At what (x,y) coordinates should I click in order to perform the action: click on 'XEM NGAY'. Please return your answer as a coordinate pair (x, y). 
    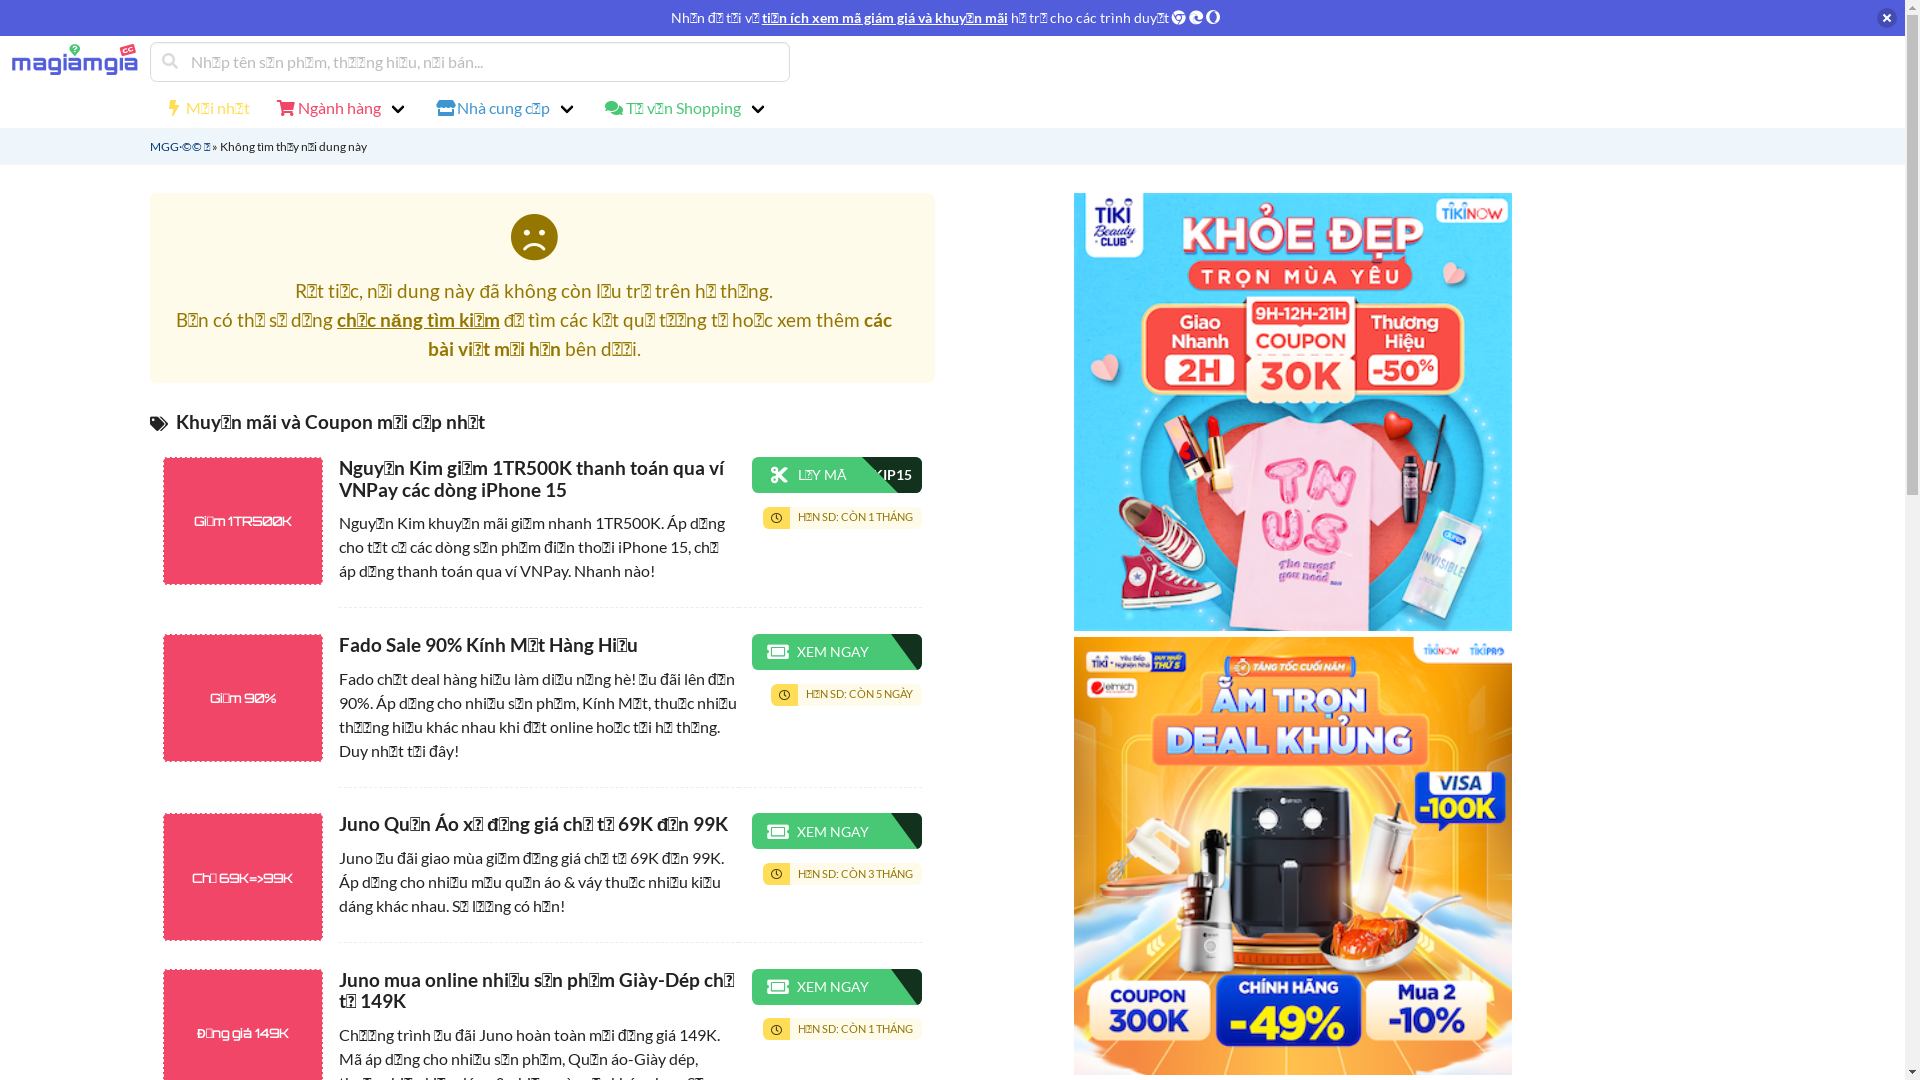
    Looking at the image, I should click on (751, 986).